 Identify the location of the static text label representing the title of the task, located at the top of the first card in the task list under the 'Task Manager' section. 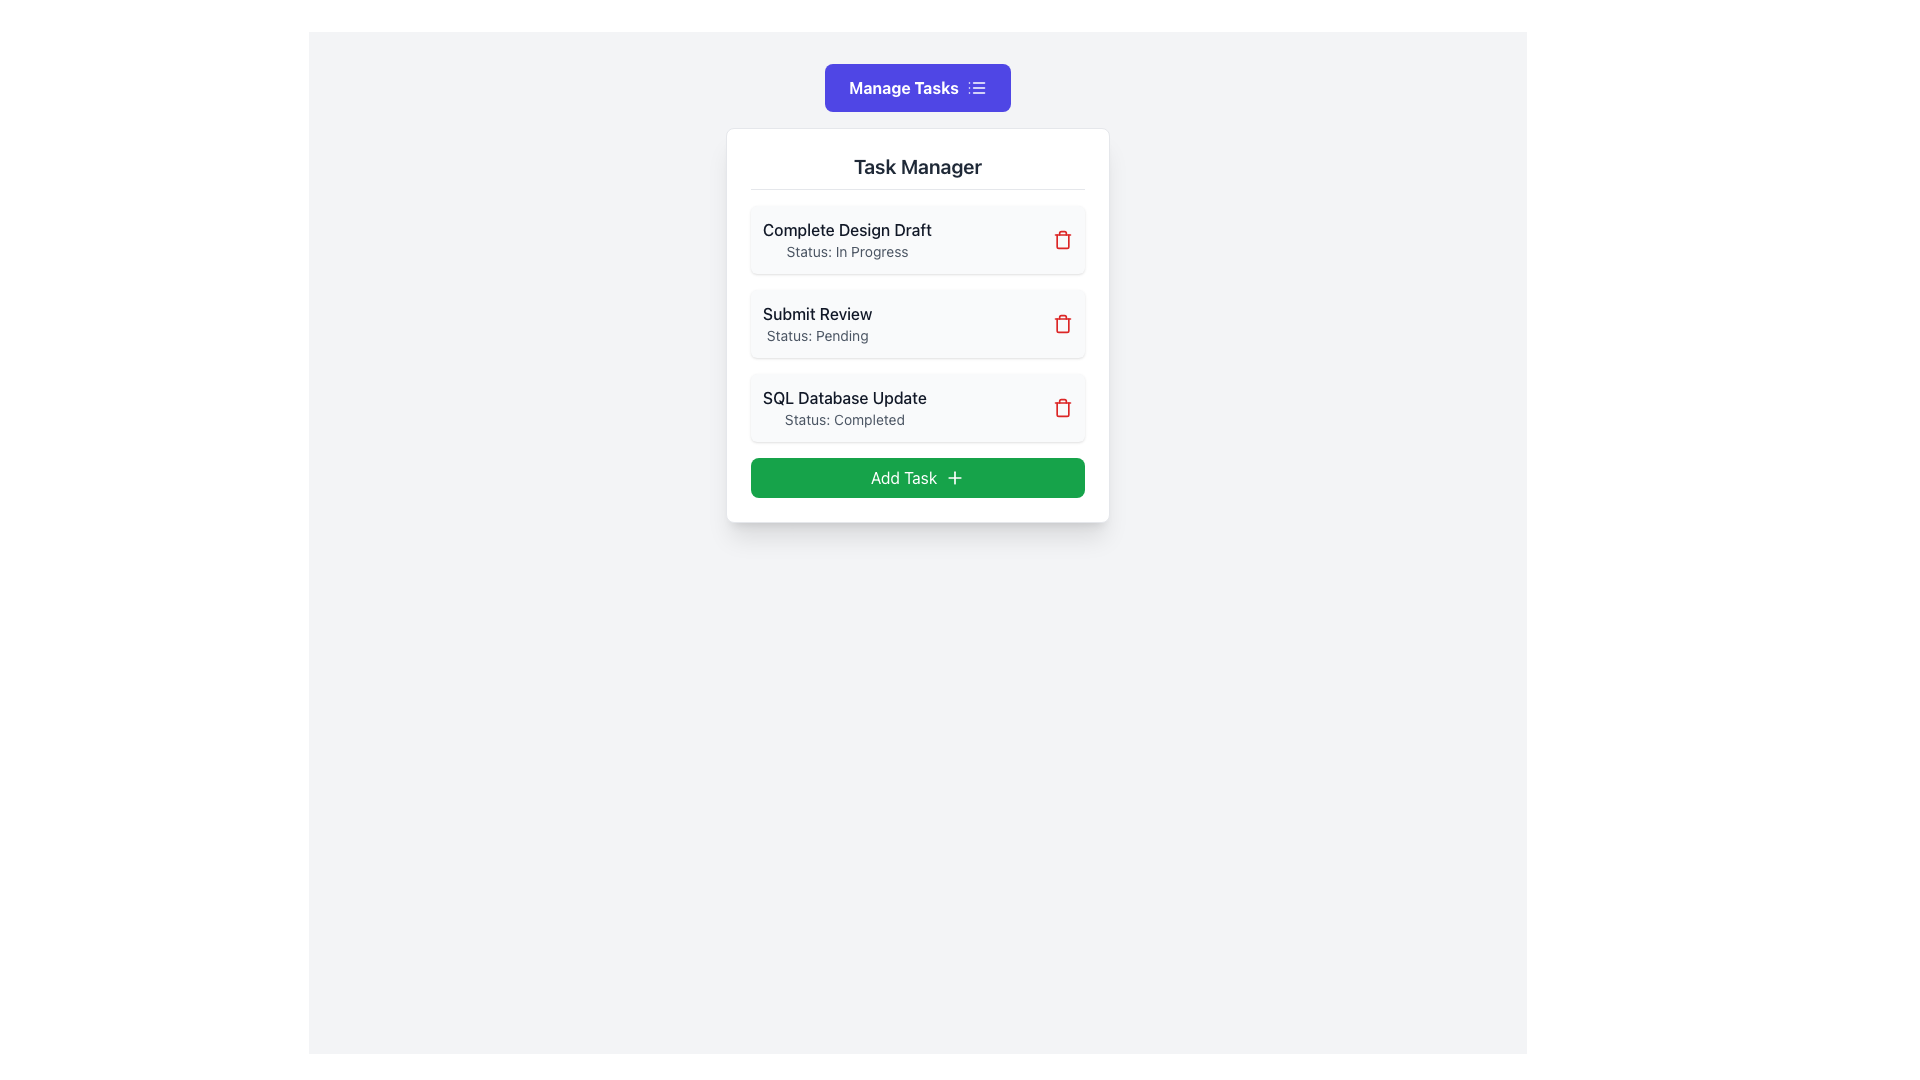
(847, 229).